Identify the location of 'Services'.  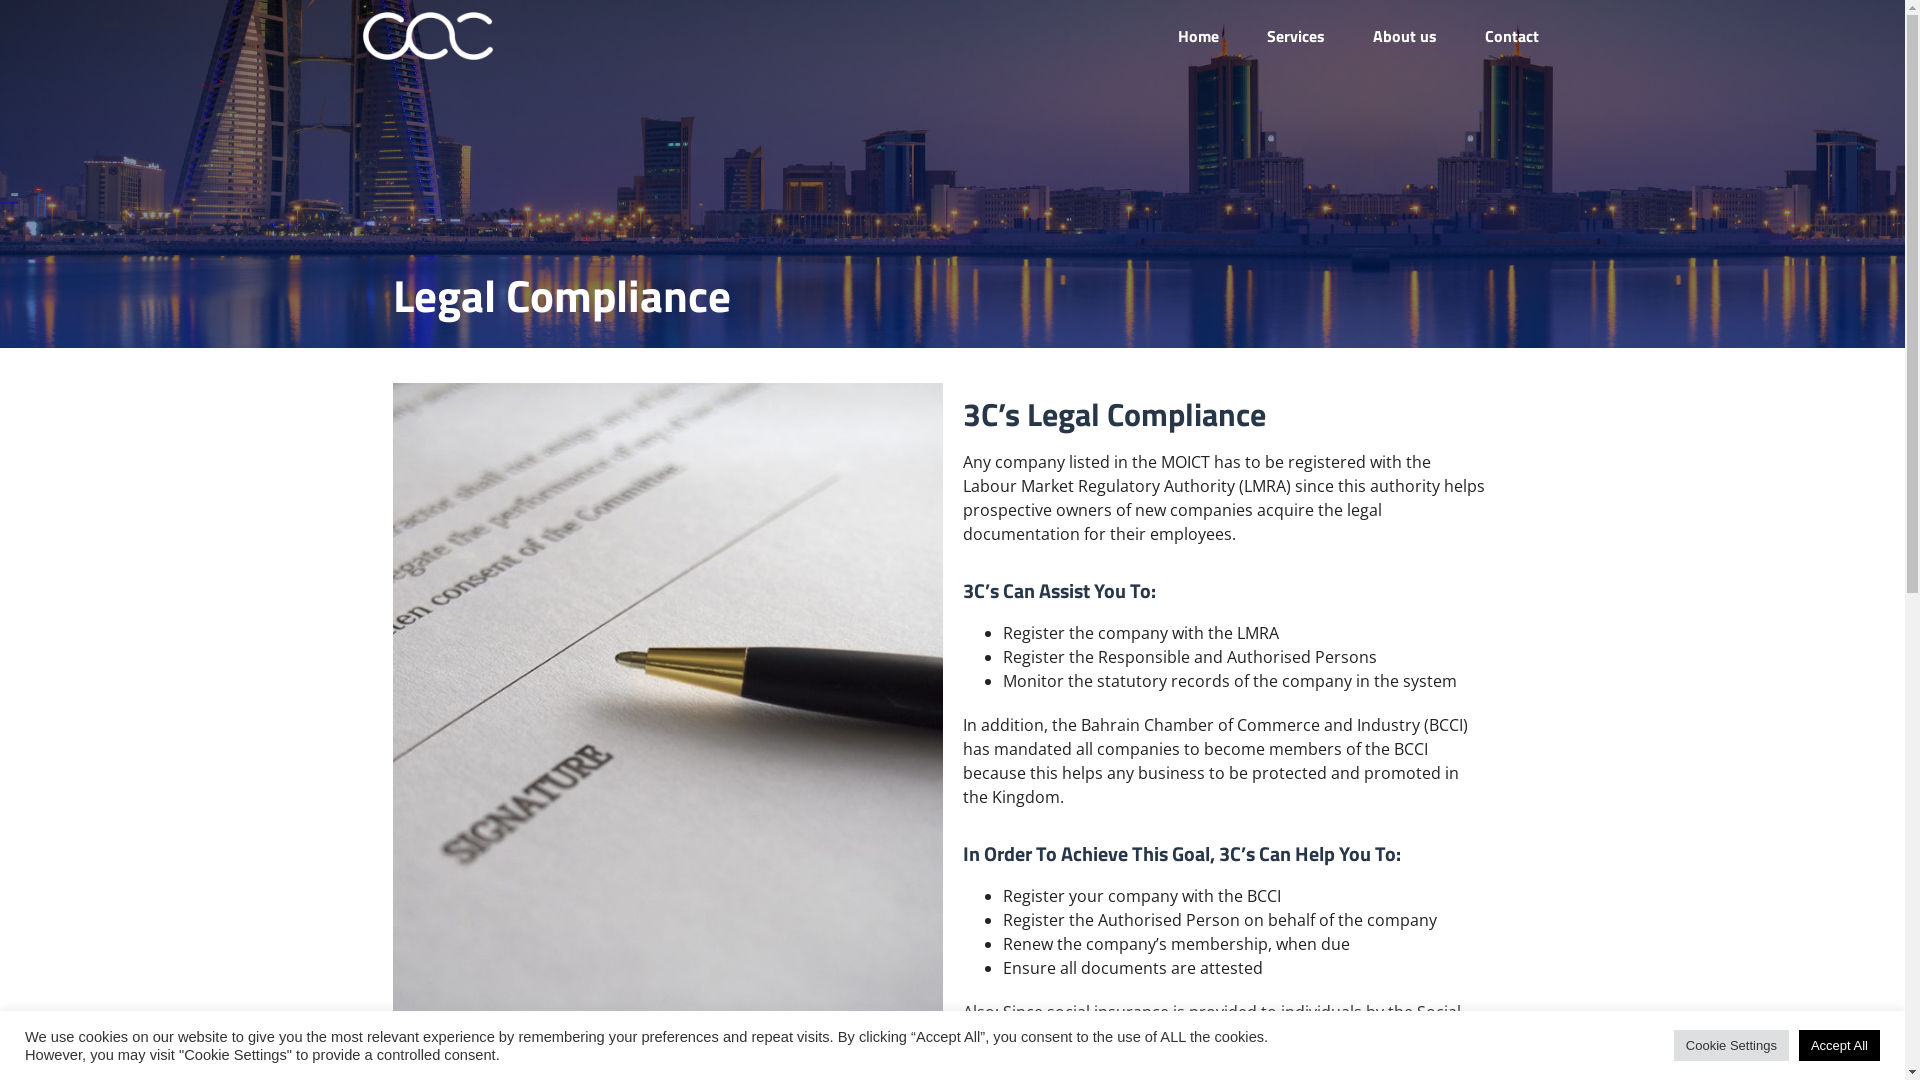
(1295, 35).